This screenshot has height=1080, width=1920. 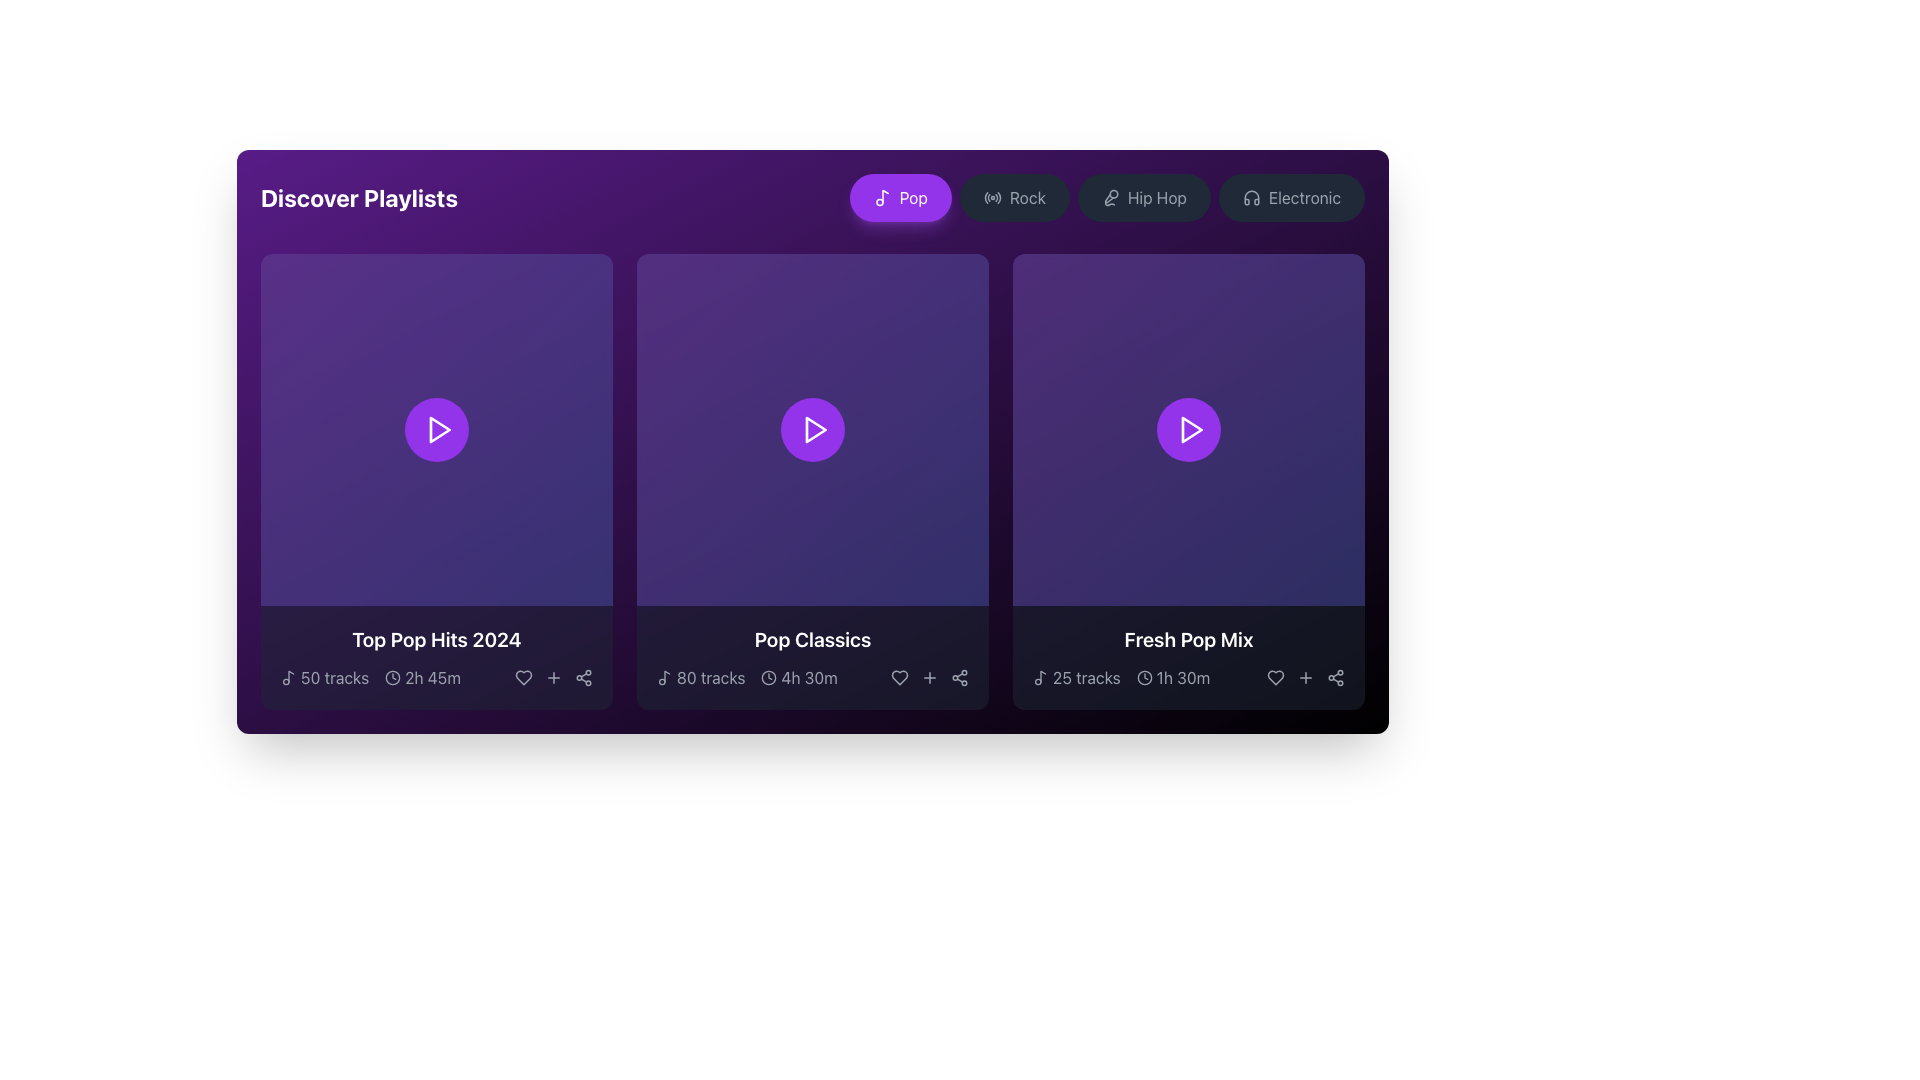 I want to click on the text information element that provides metadata about the 'Fresh Pop Mix' playlist, located at the bottom-central part of the third column in the playlist grid, so click(x=1189, y=677).